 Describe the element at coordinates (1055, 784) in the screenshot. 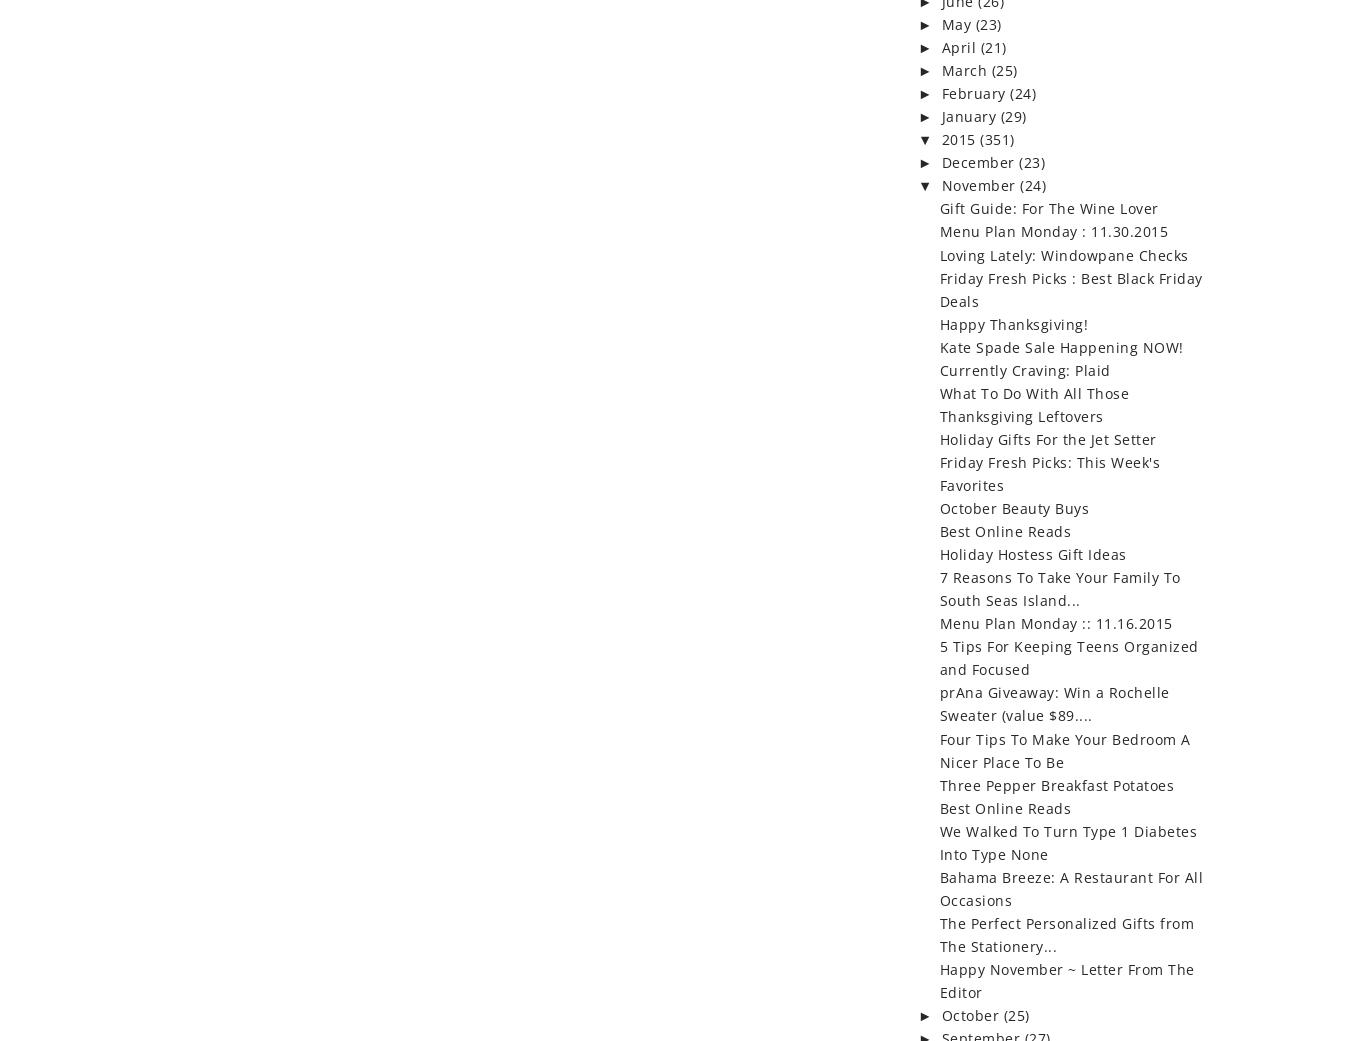

I see `'Three Pepper Breakfast Potatoes'` at that location.